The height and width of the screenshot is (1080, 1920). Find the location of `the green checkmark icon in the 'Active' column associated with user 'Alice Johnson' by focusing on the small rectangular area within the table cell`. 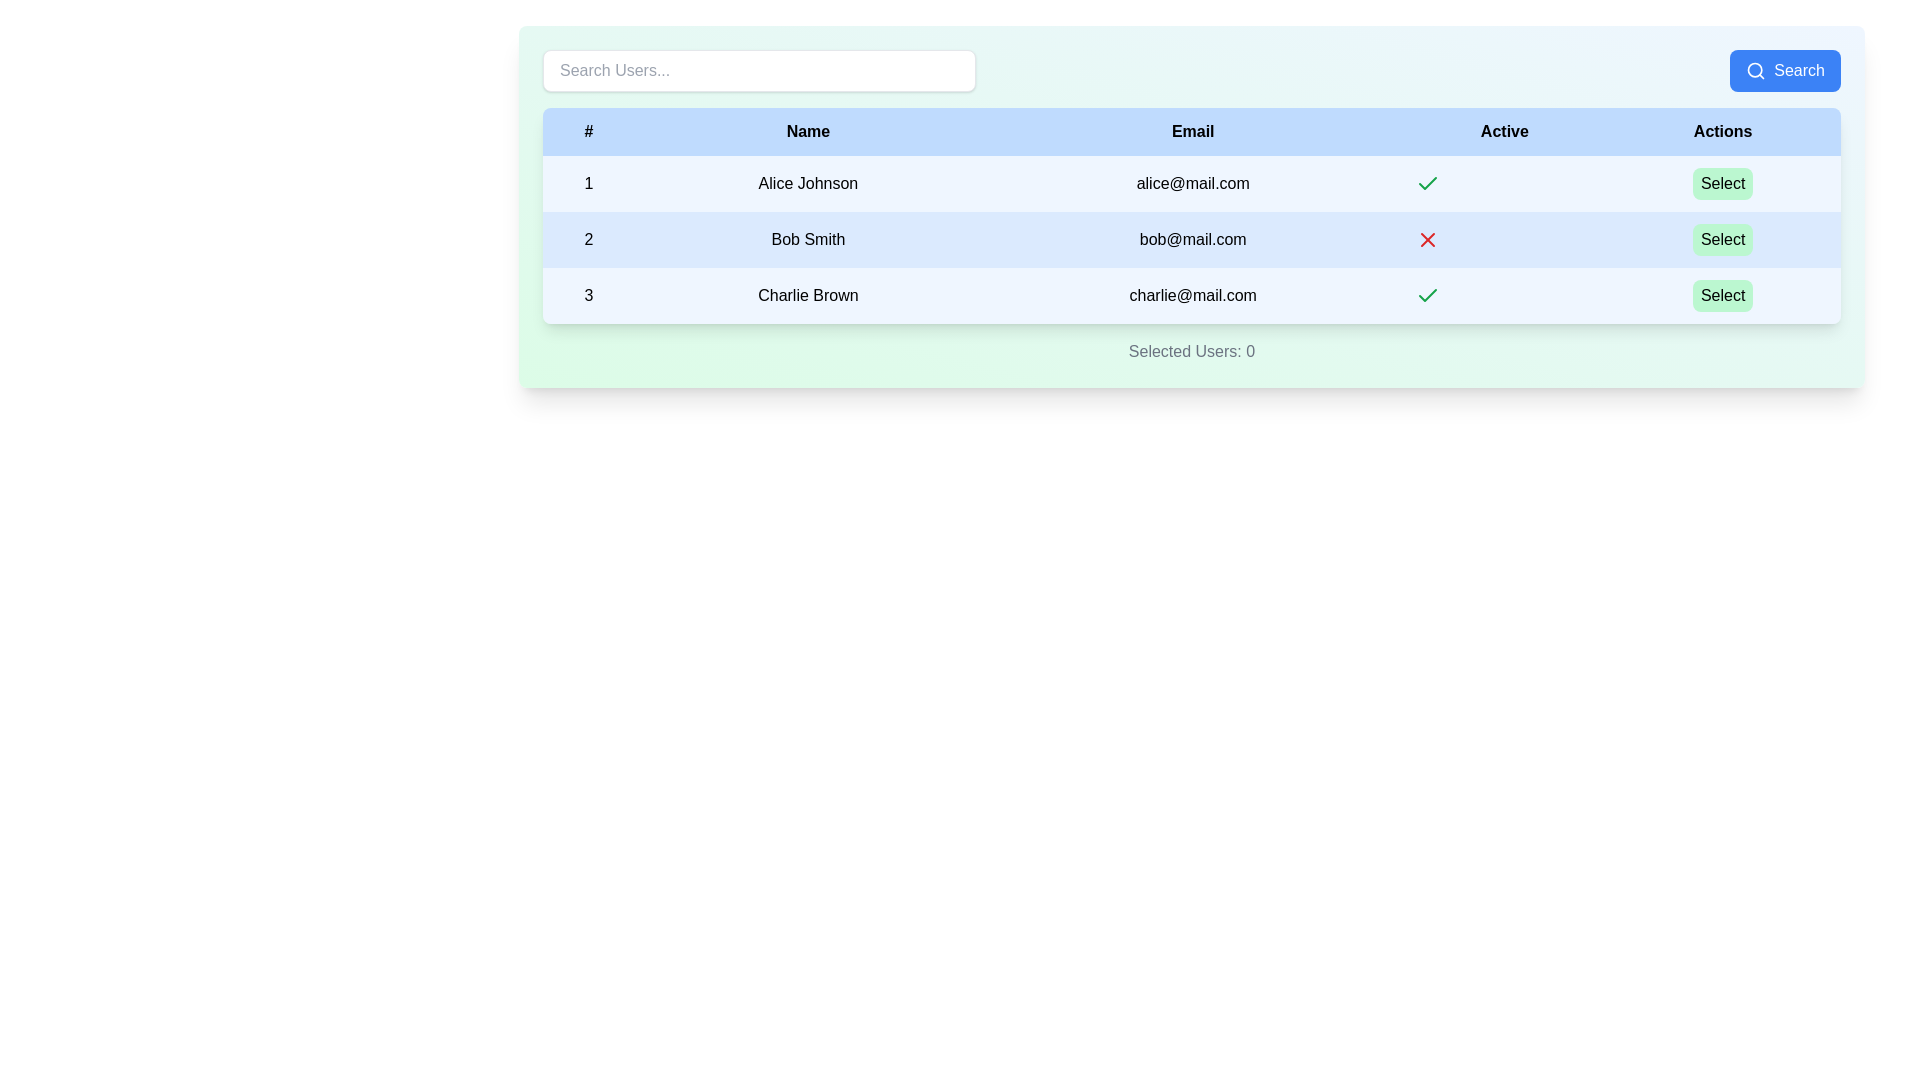

the green checkmark icon in the 'Active' column associated with user 'Alice Johnson' by focusing on the small rectangular area within the table cell is located at coordinates (1504, 184).